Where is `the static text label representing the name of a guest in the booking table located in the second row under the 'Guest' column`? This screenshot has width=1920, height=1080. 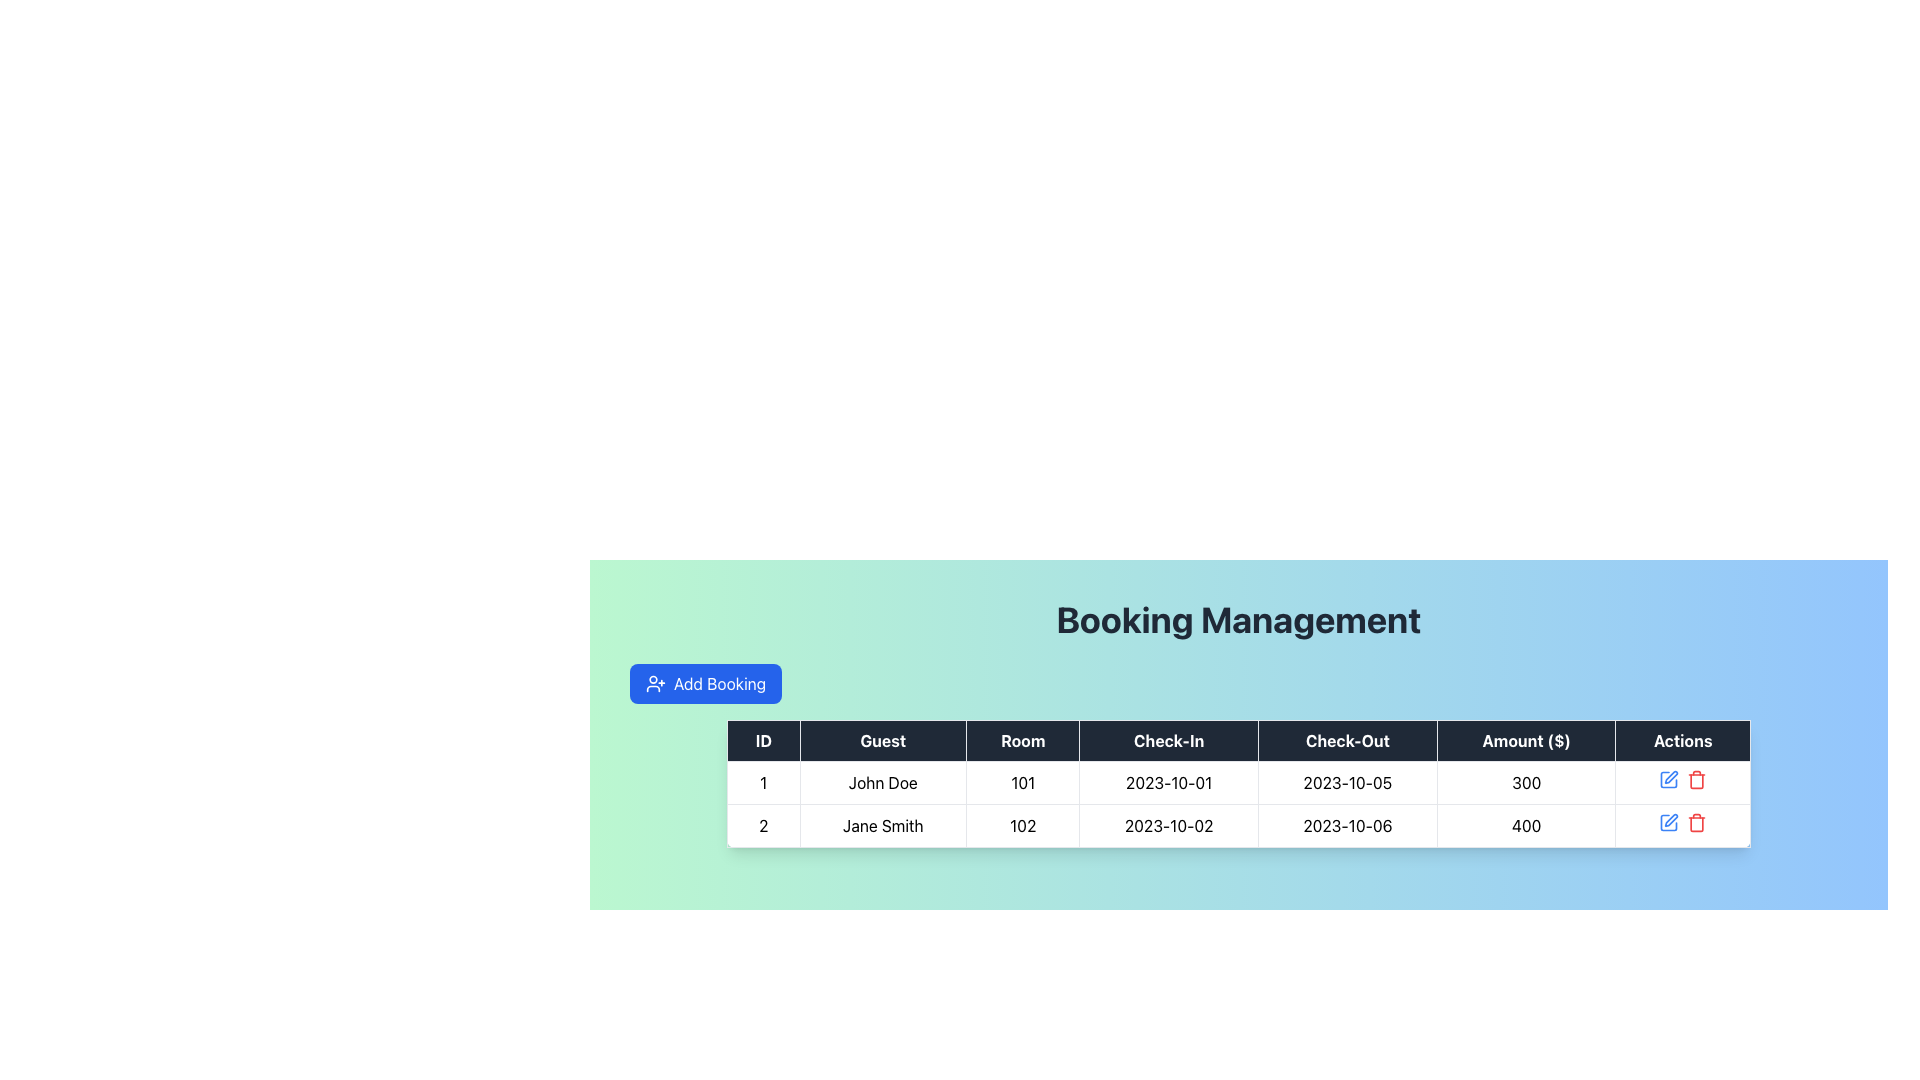
the static text label representing the name of a guest in the booking table located in the second row under the 'Guest' column is located at coordinates (882, 825).